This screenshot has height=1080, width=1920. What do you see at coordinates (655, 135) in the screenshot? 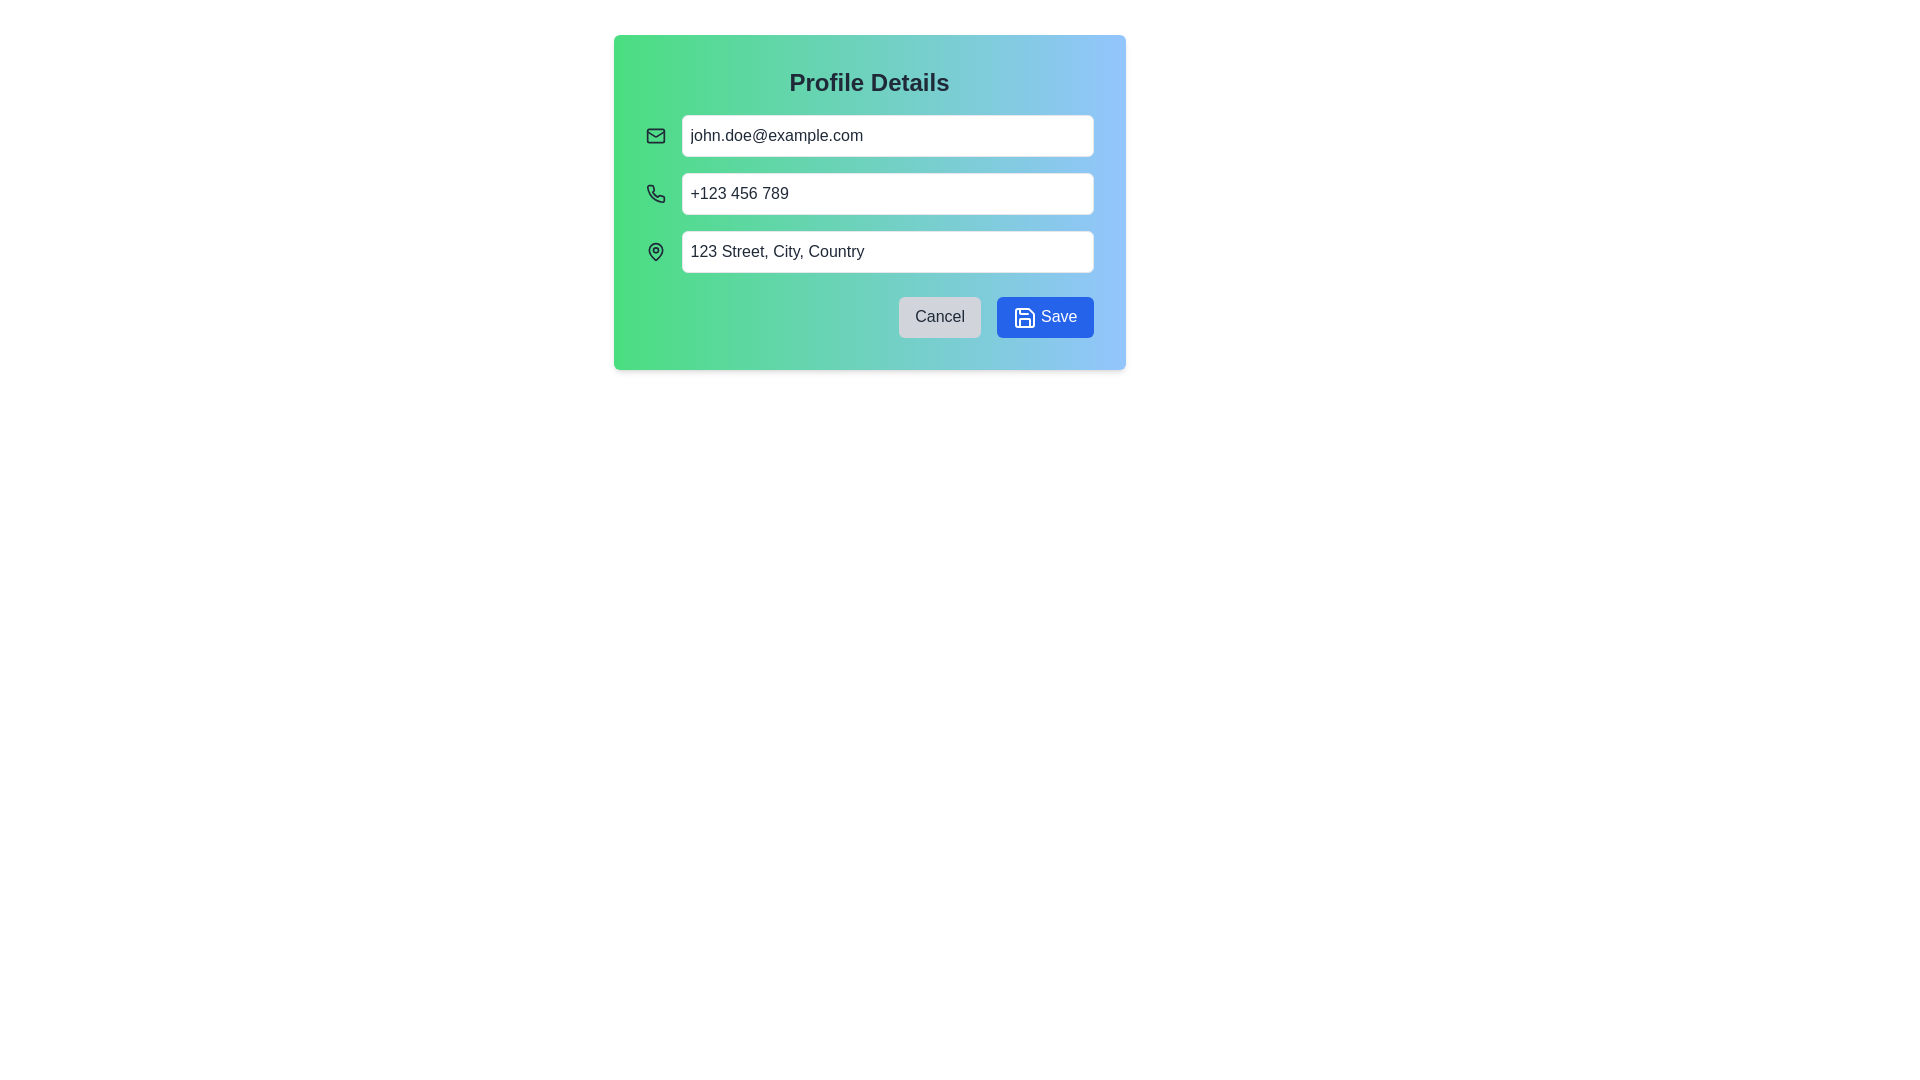
I see `the small envelope-shaped icon, which is outlined and located next to the email input field labeled 'john.doe@example.com'` at bounding box center [655, 135].